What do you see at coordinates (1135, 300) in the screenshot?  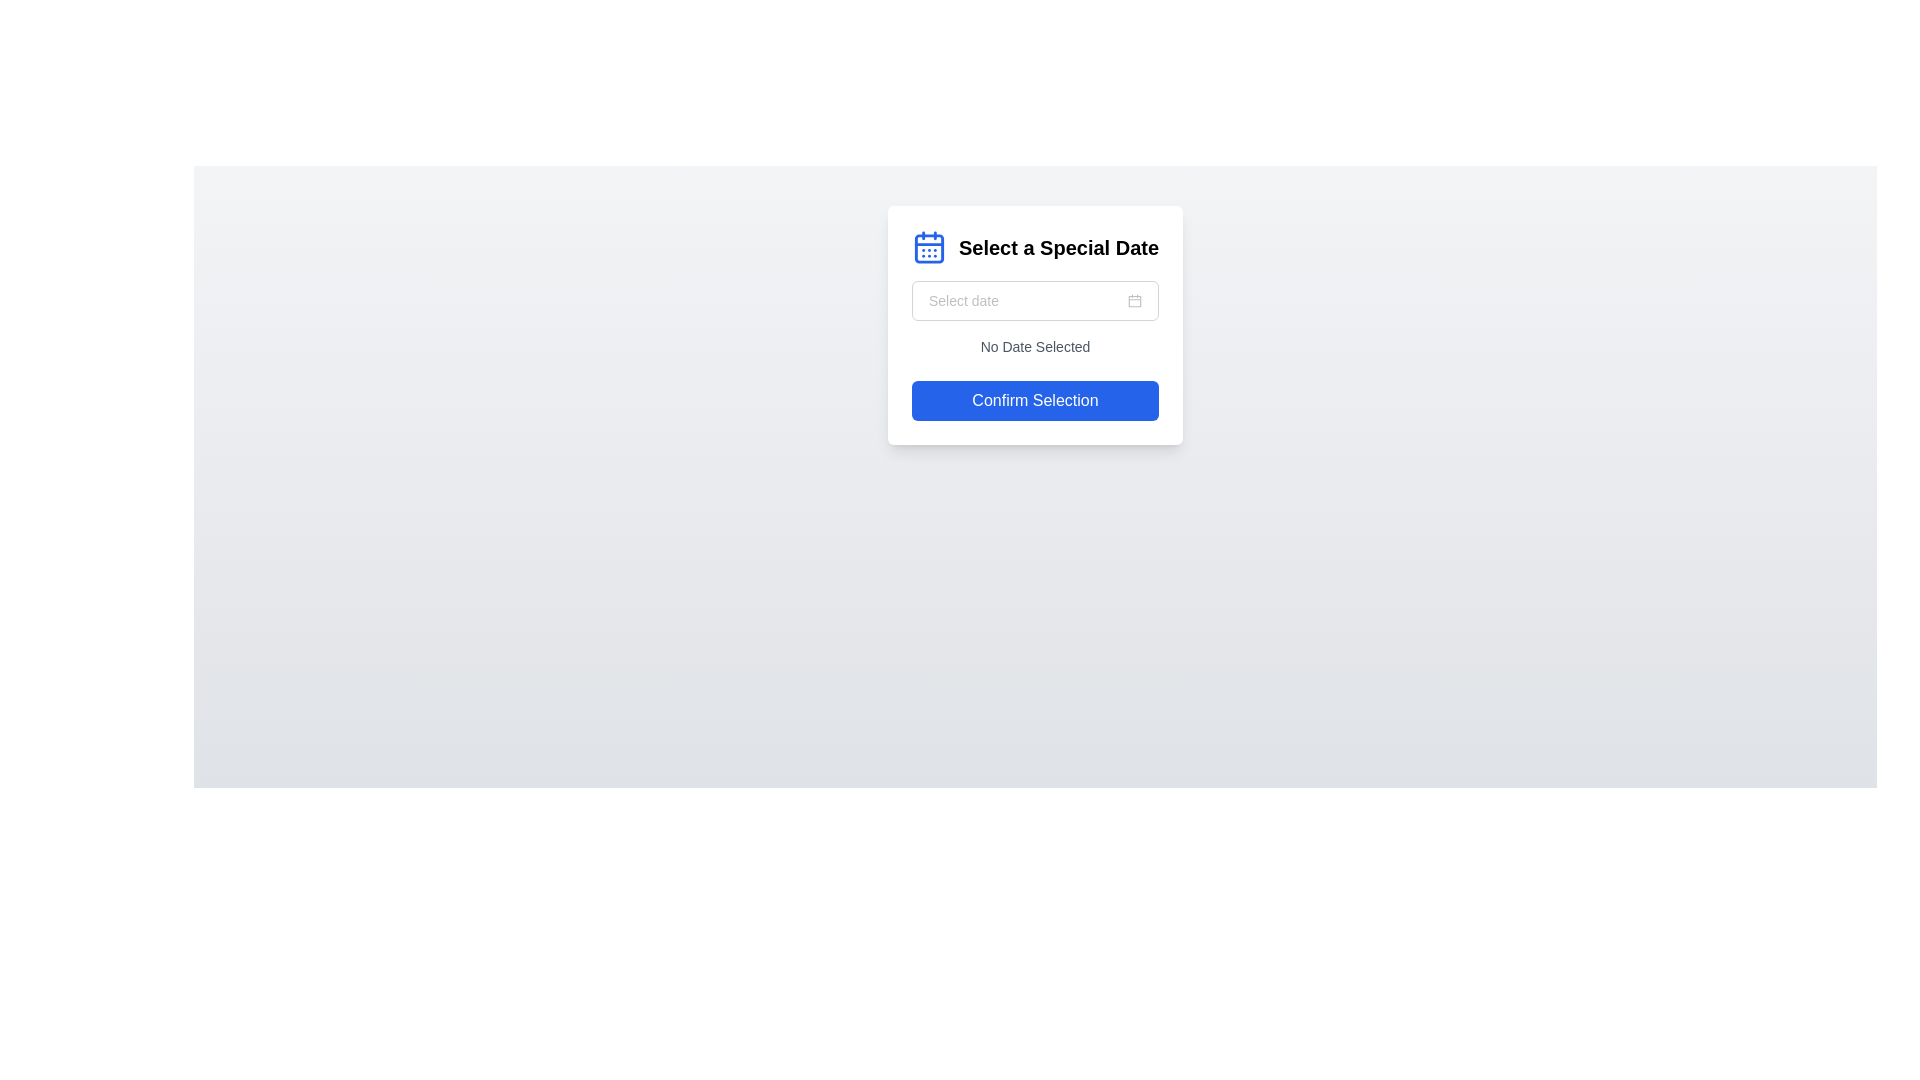 I see `the icon button located in the upper-right corner of the 'Select date' input field` at bounding box center [1135, 300].